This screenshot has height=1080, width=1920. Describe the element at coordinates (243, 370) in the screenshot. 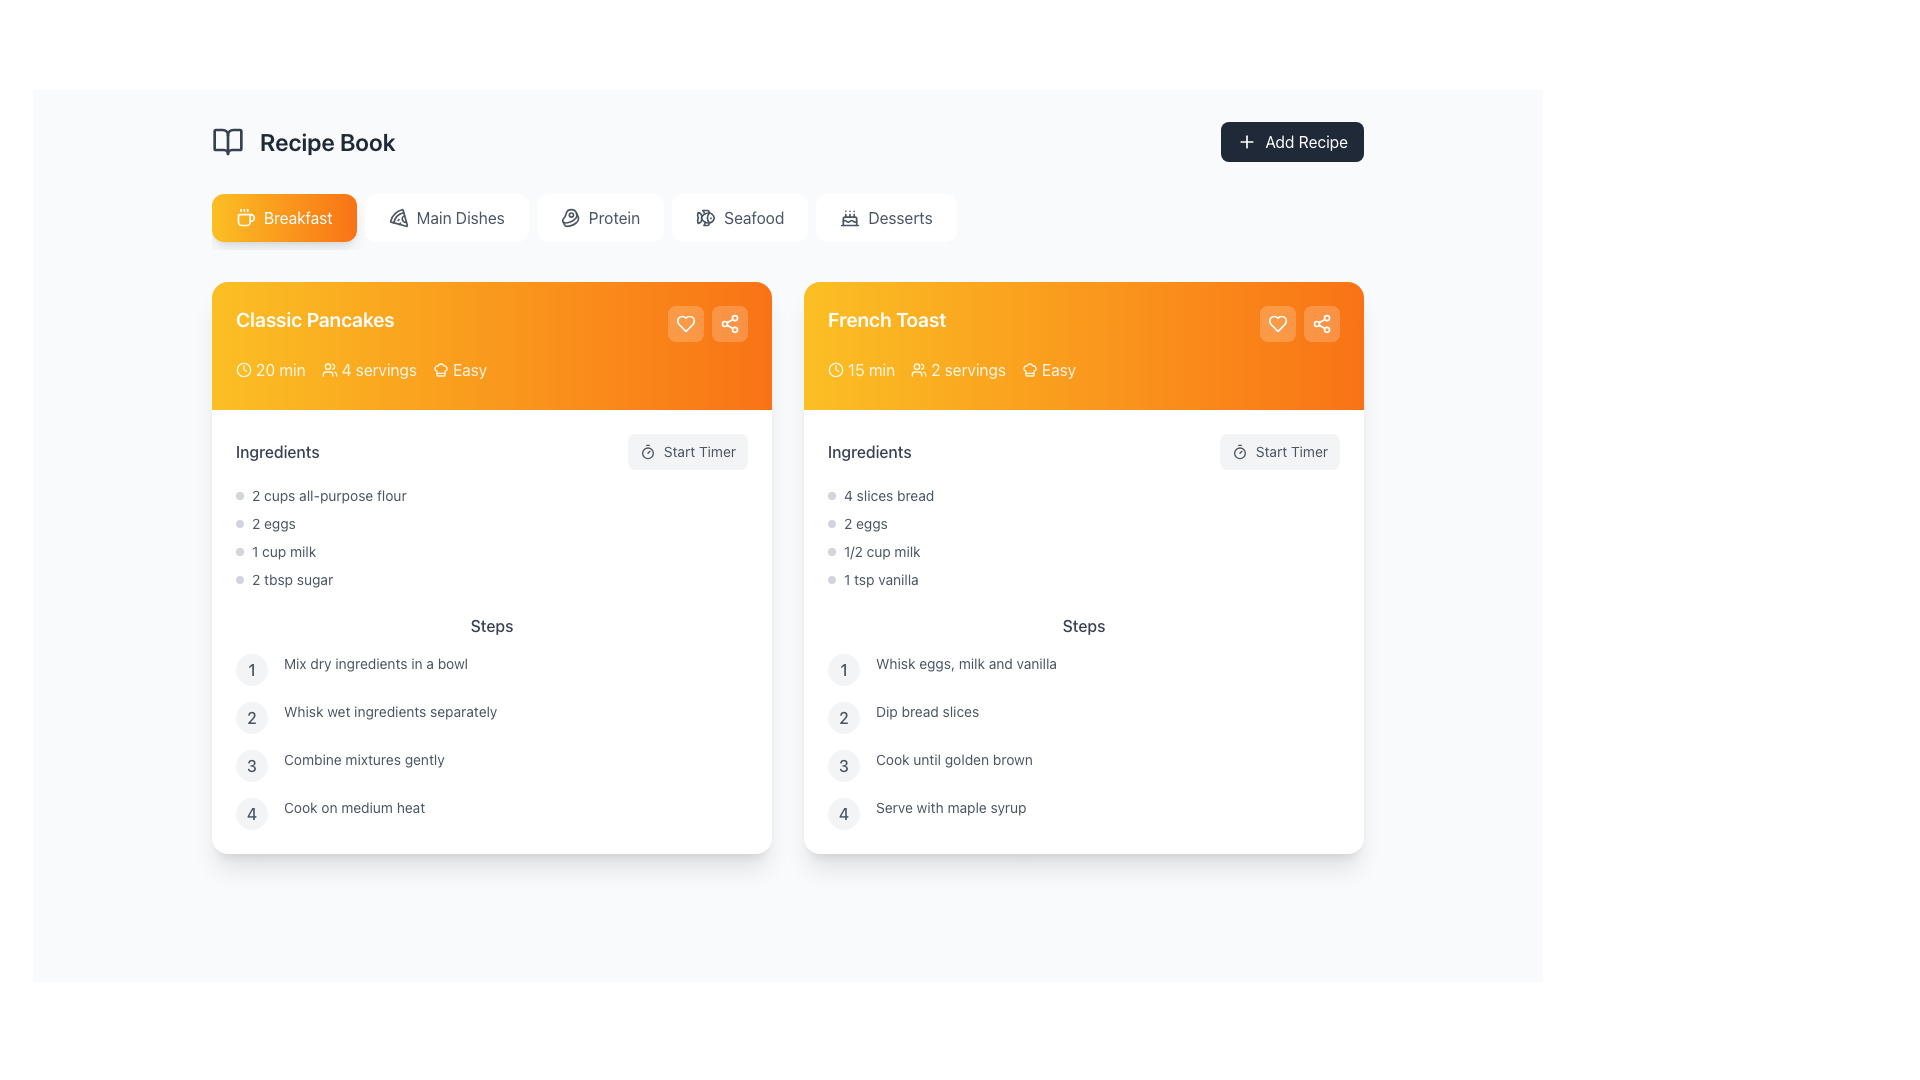

I see `the decorative SVG circle element in the center of the clock icon on the 'Classic Pancakes' card located in the yellow gradient header section` at that location.